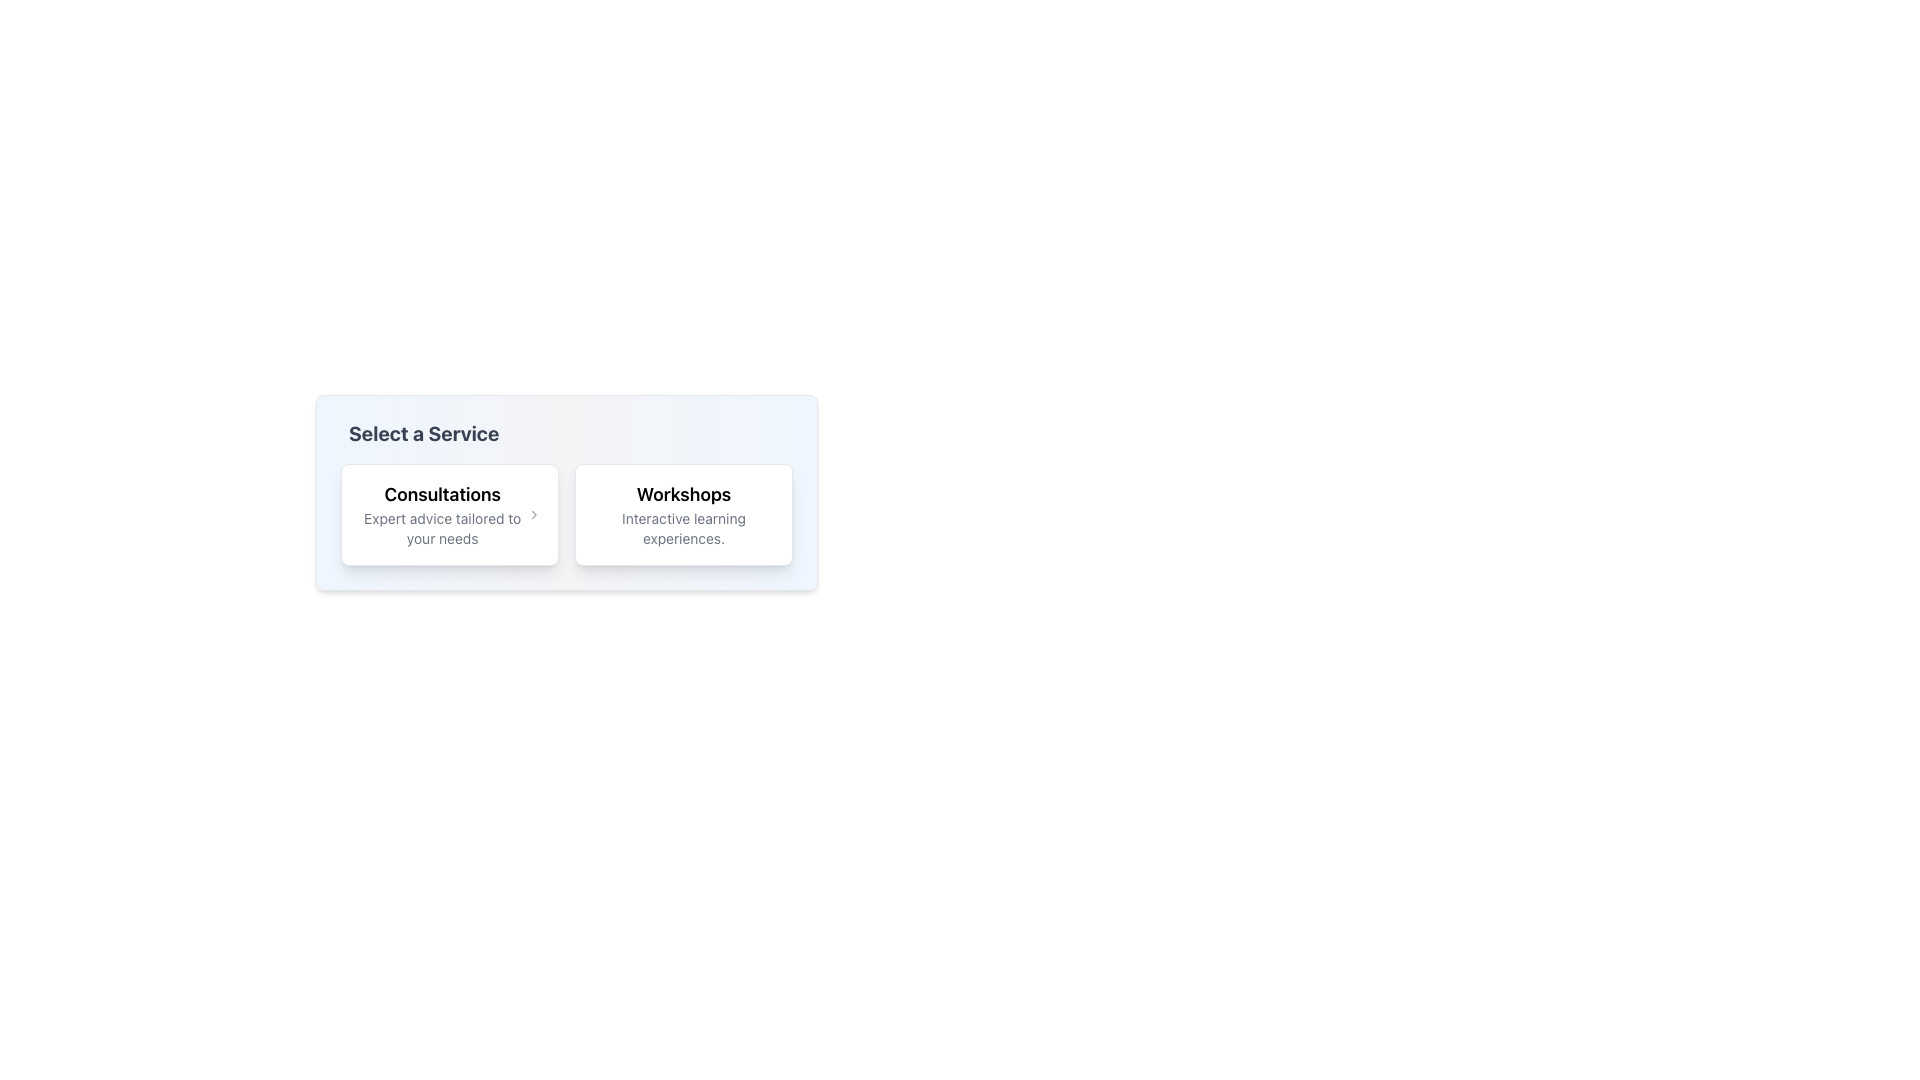 The image size is (1920, 1080). What do you see at coordinates (684, 494) in the screenshot?
I see `the 'Workshops' text label, which is styled in a bold serif font and serves as a prominent section title above descriptive text` at bounding box center [684, 494].